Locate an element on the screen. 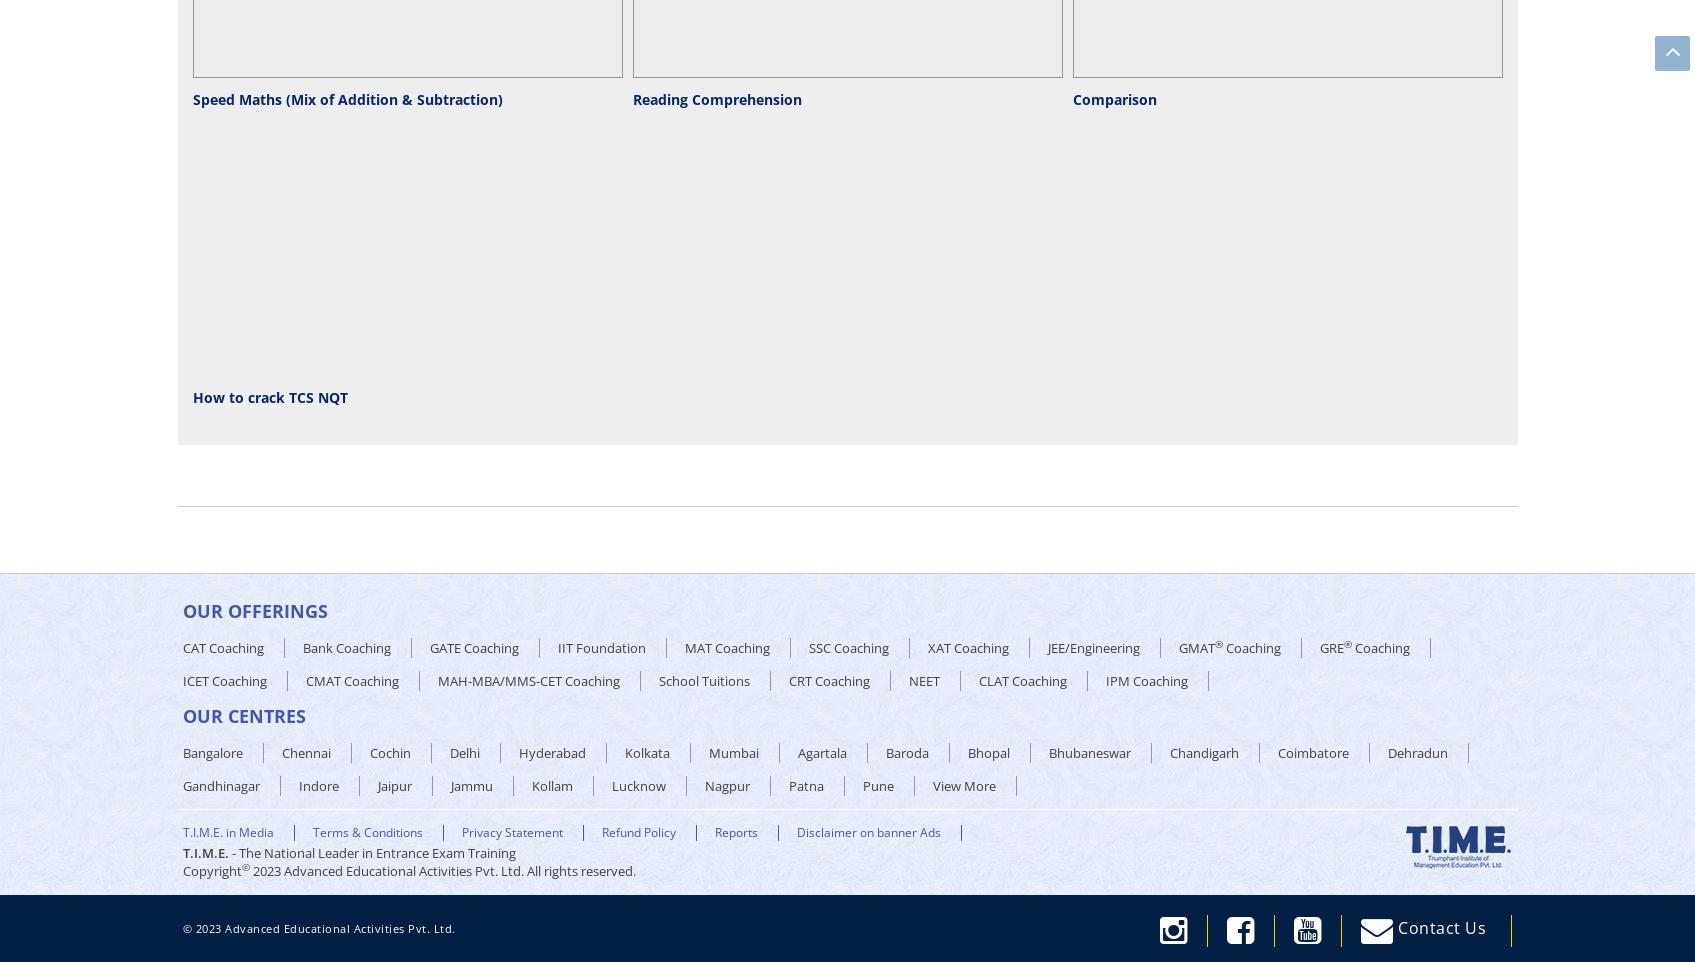  'XAT Coaching' is located at coordinates (967, 648).